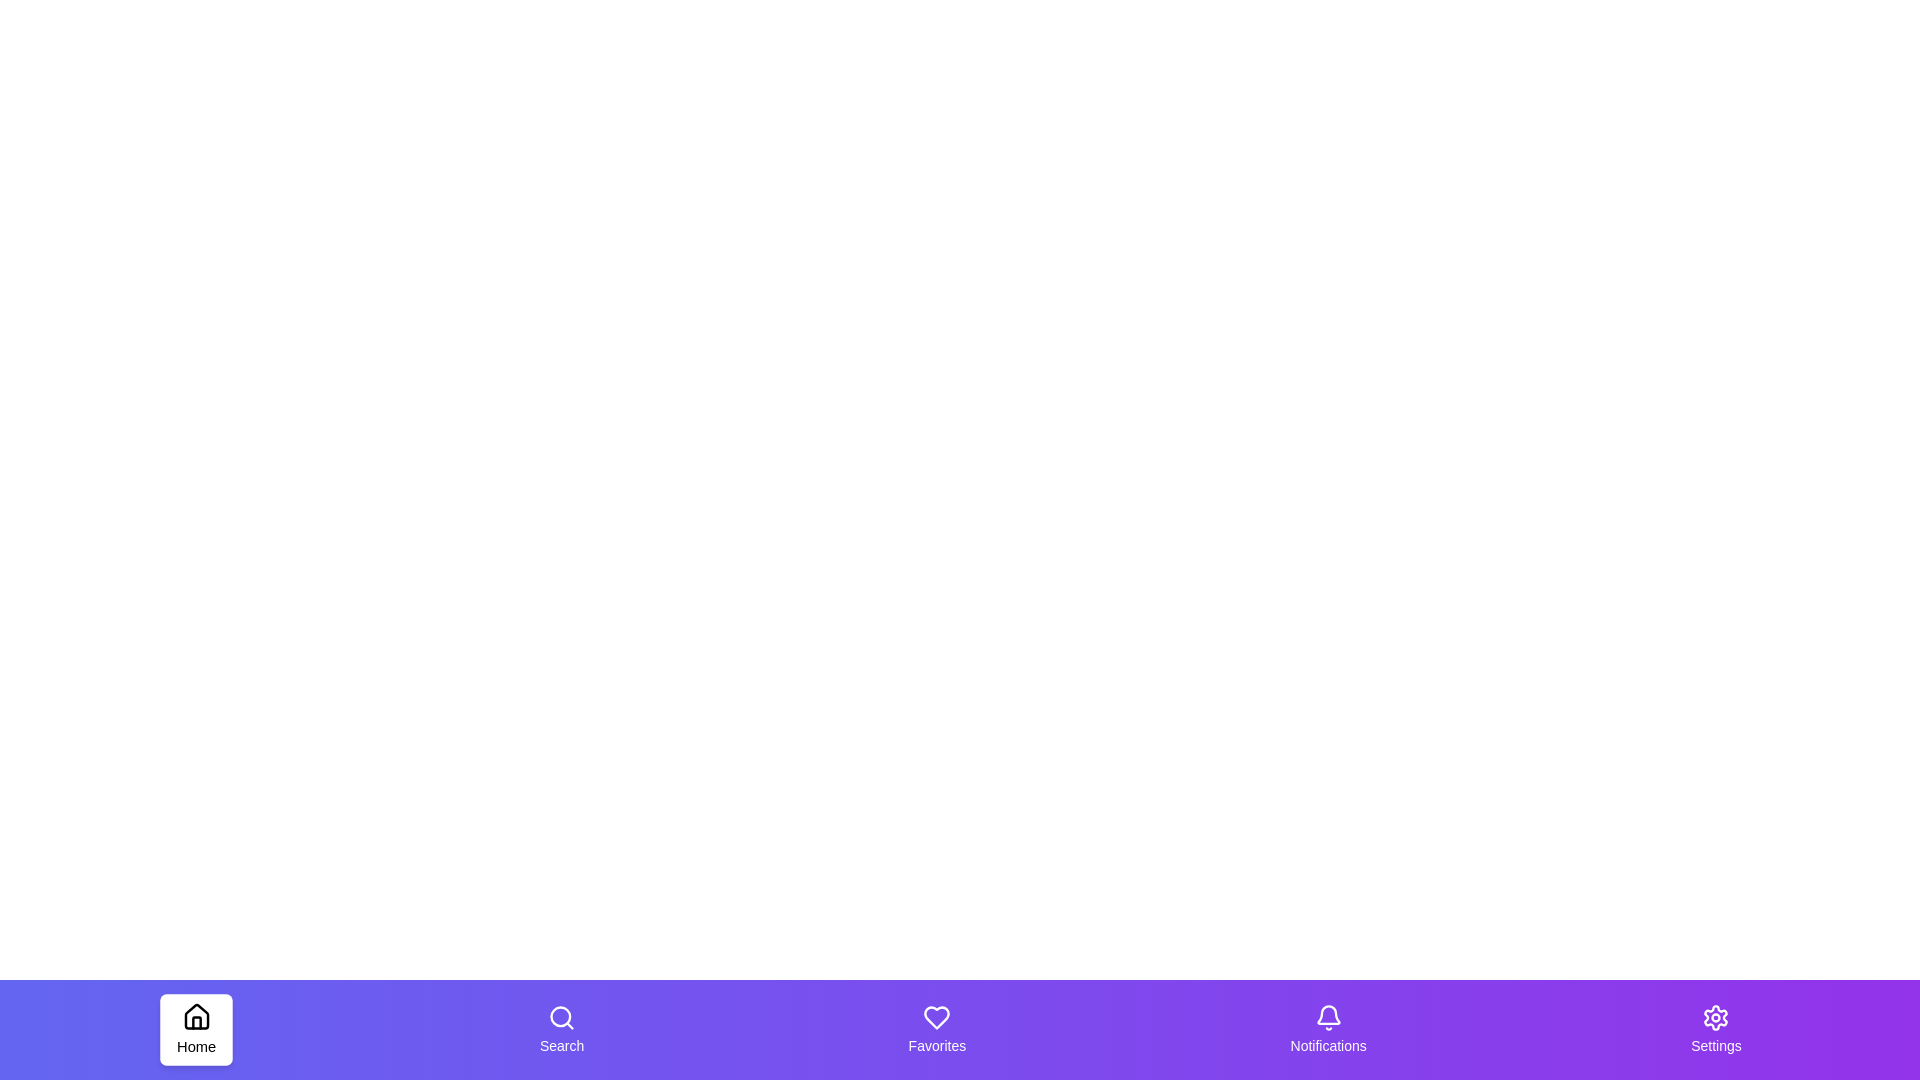 The image size is (1920, 1080). Describe the element at coordinates (1328, 1029) in the screenshot. I see `the tab labeled Notifications` at that location.